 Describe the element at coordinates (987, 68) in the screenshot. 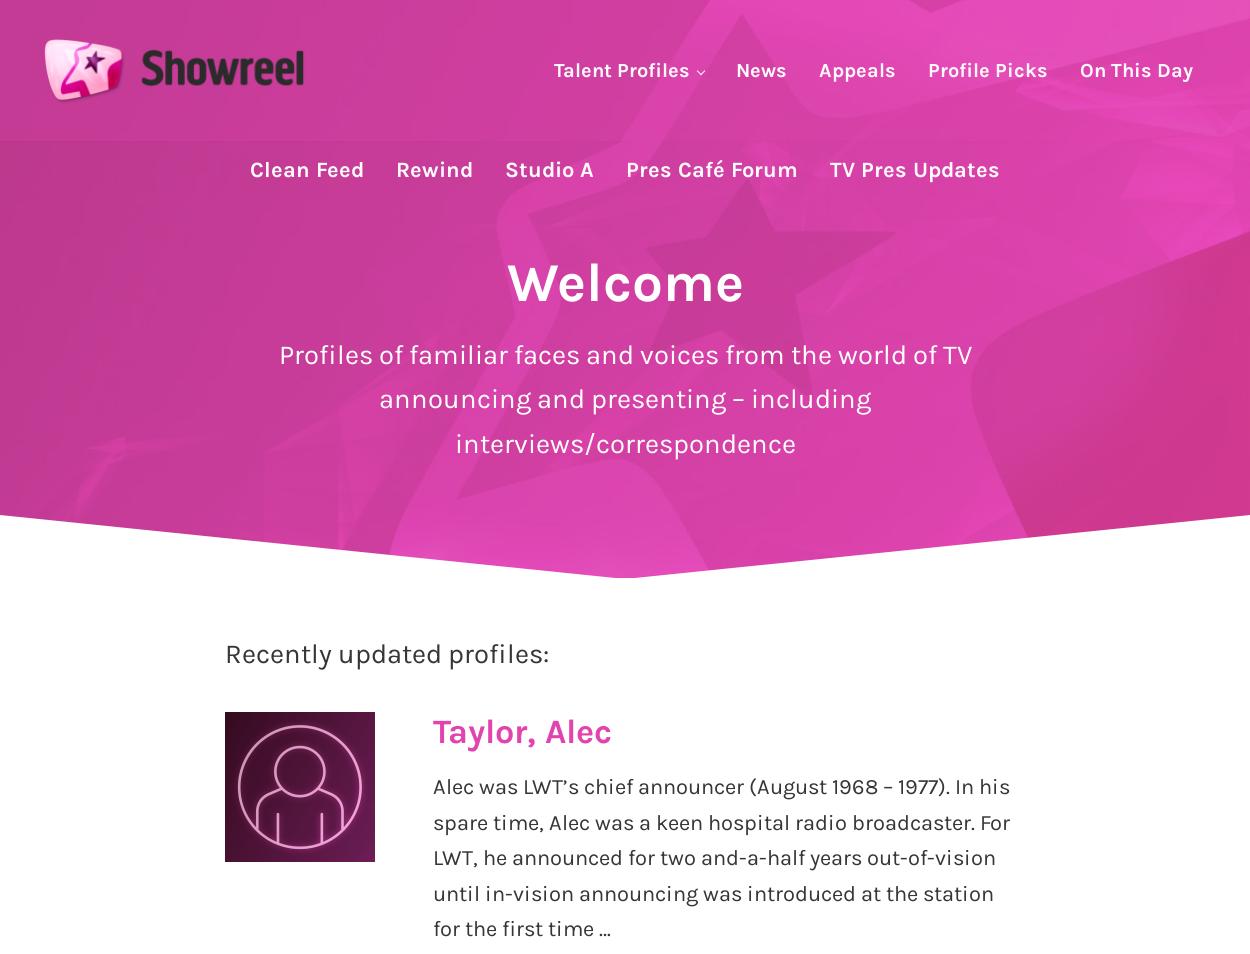

I see `'Profile Picks'` at that location.